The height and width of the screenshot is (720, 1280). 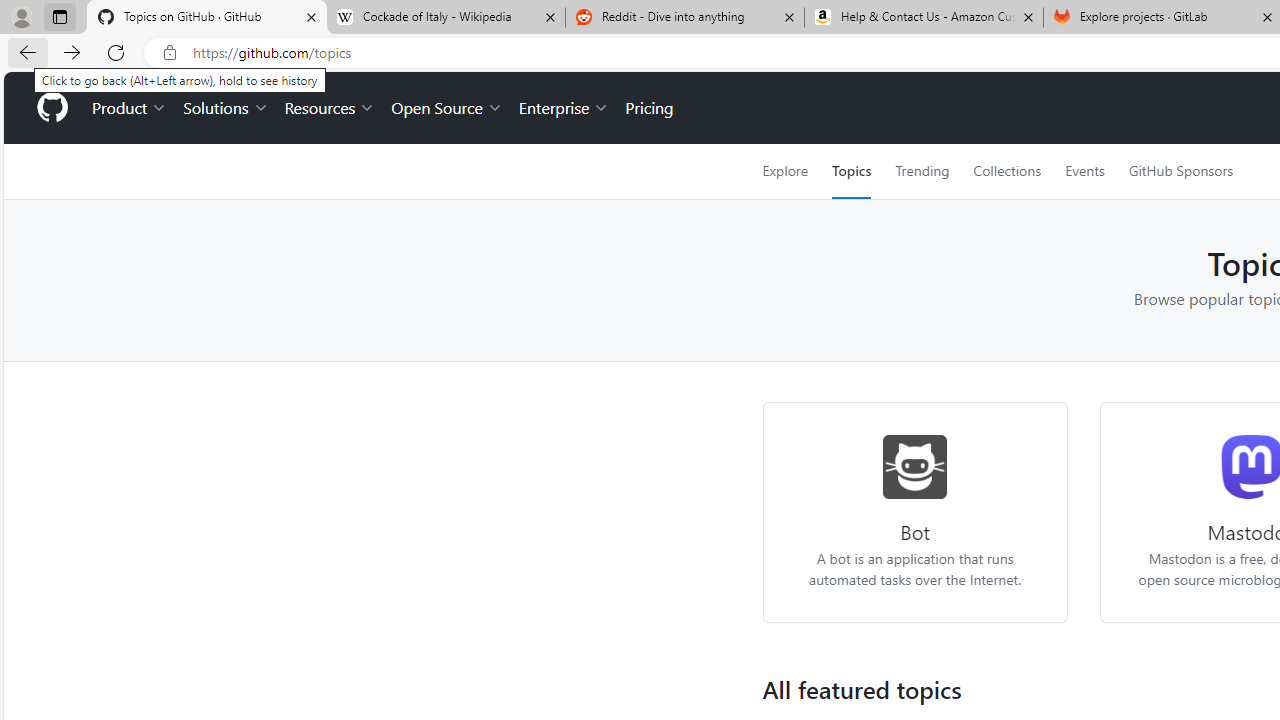 What do you see at coordinates (784, 170) in the screenshot?
I see `'Explore'` at bounding box center [784, 170].